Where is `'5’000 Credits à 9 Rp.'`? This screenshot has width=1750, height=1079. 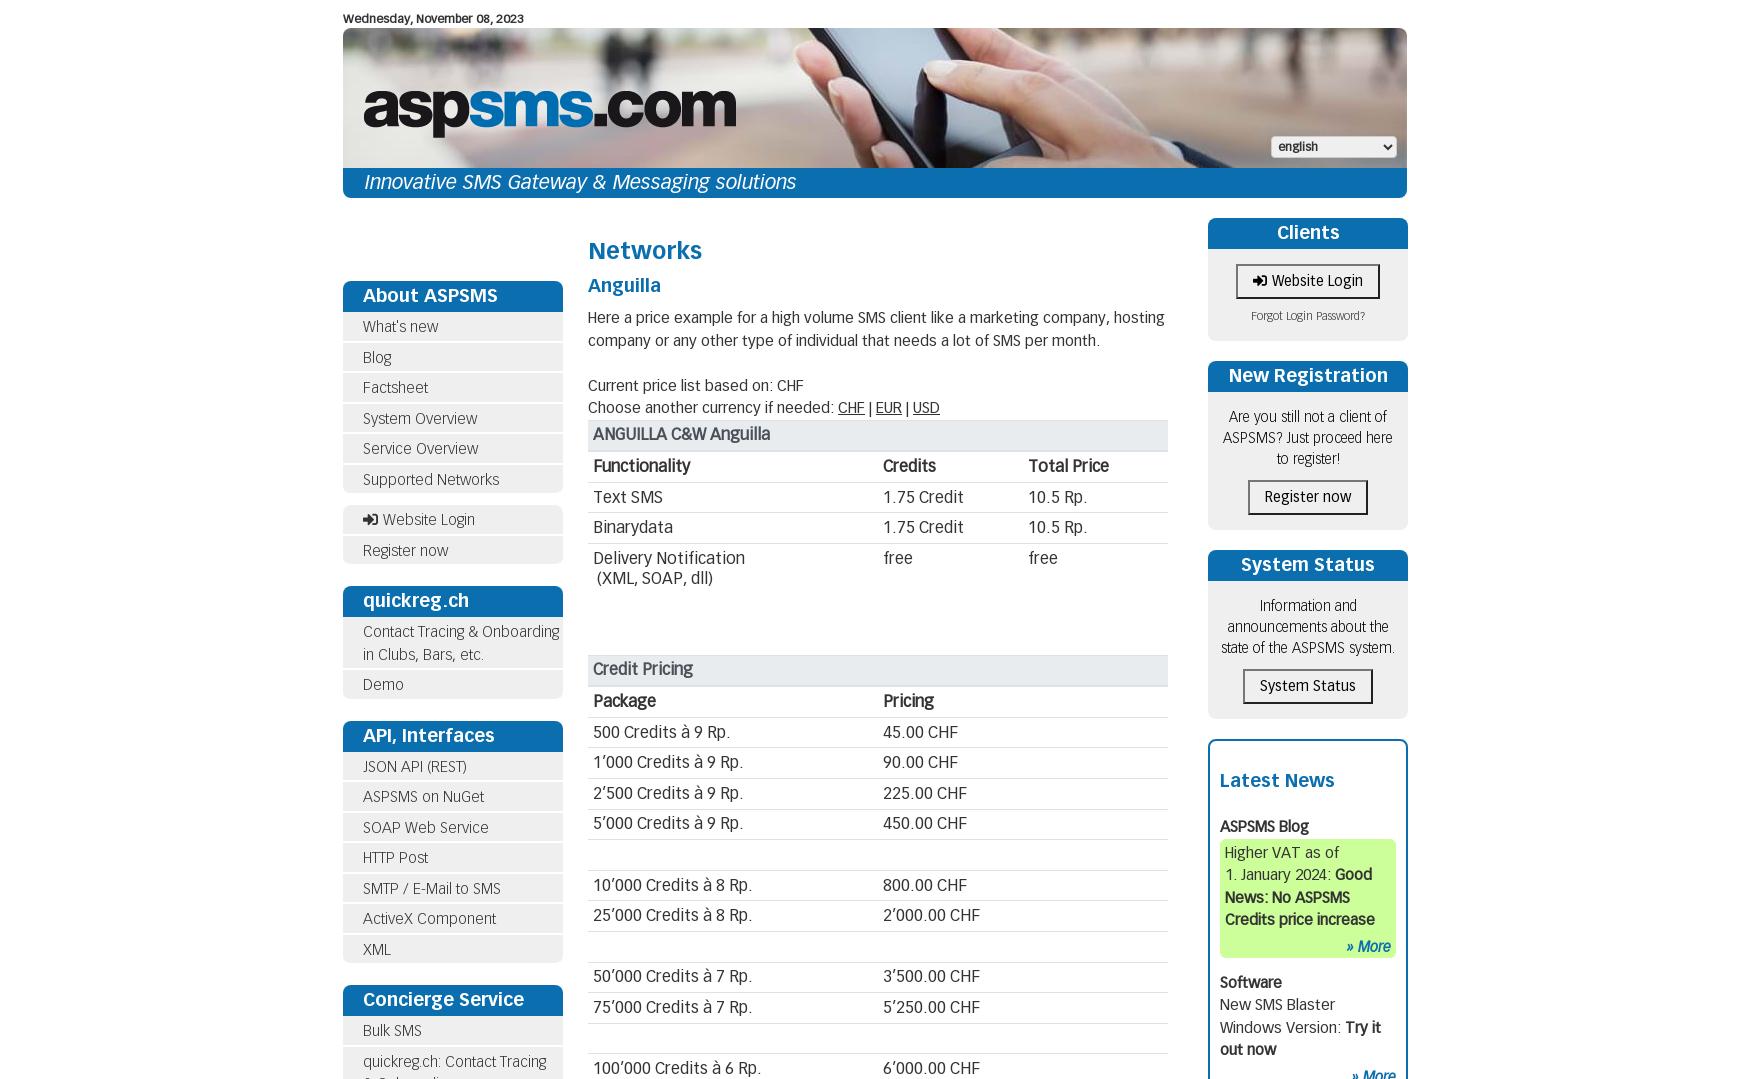 '5’000 Credits à 9 Rp.' is located at coordinates (666, 822).